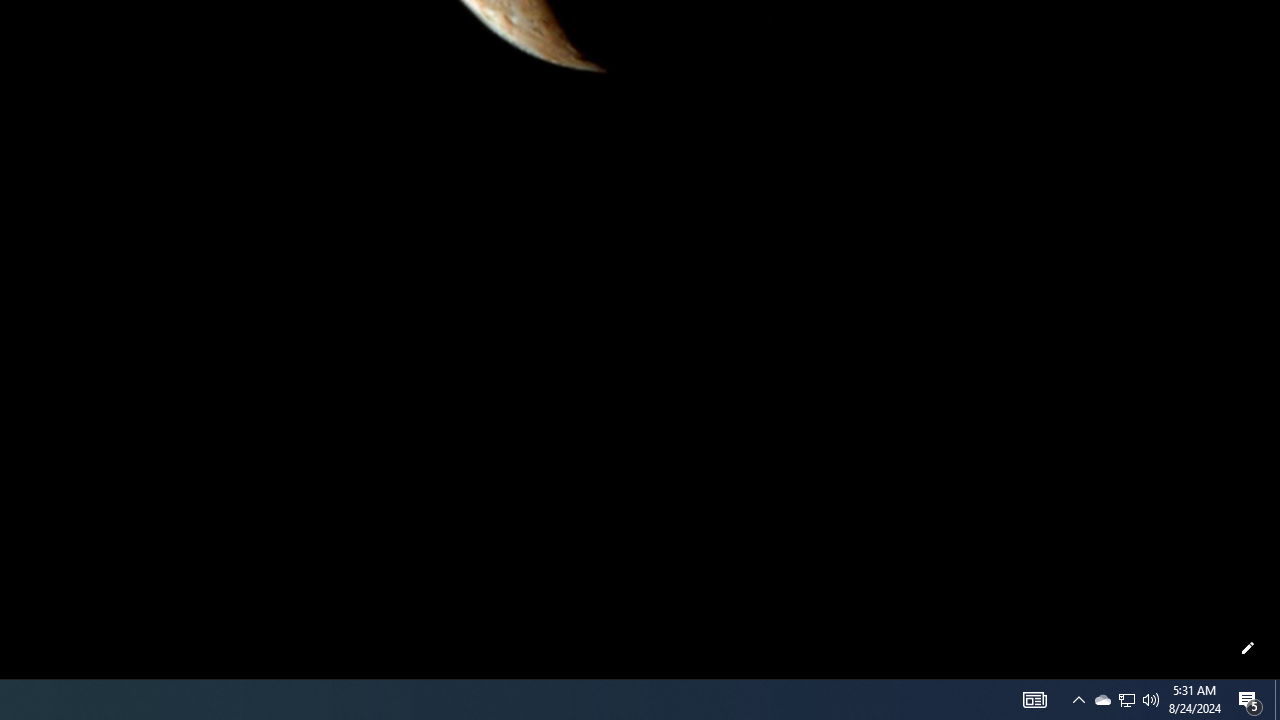  Describe the element at coordinates (1247, 648) in the screenshot. I see `'Customize this page'` at that location.